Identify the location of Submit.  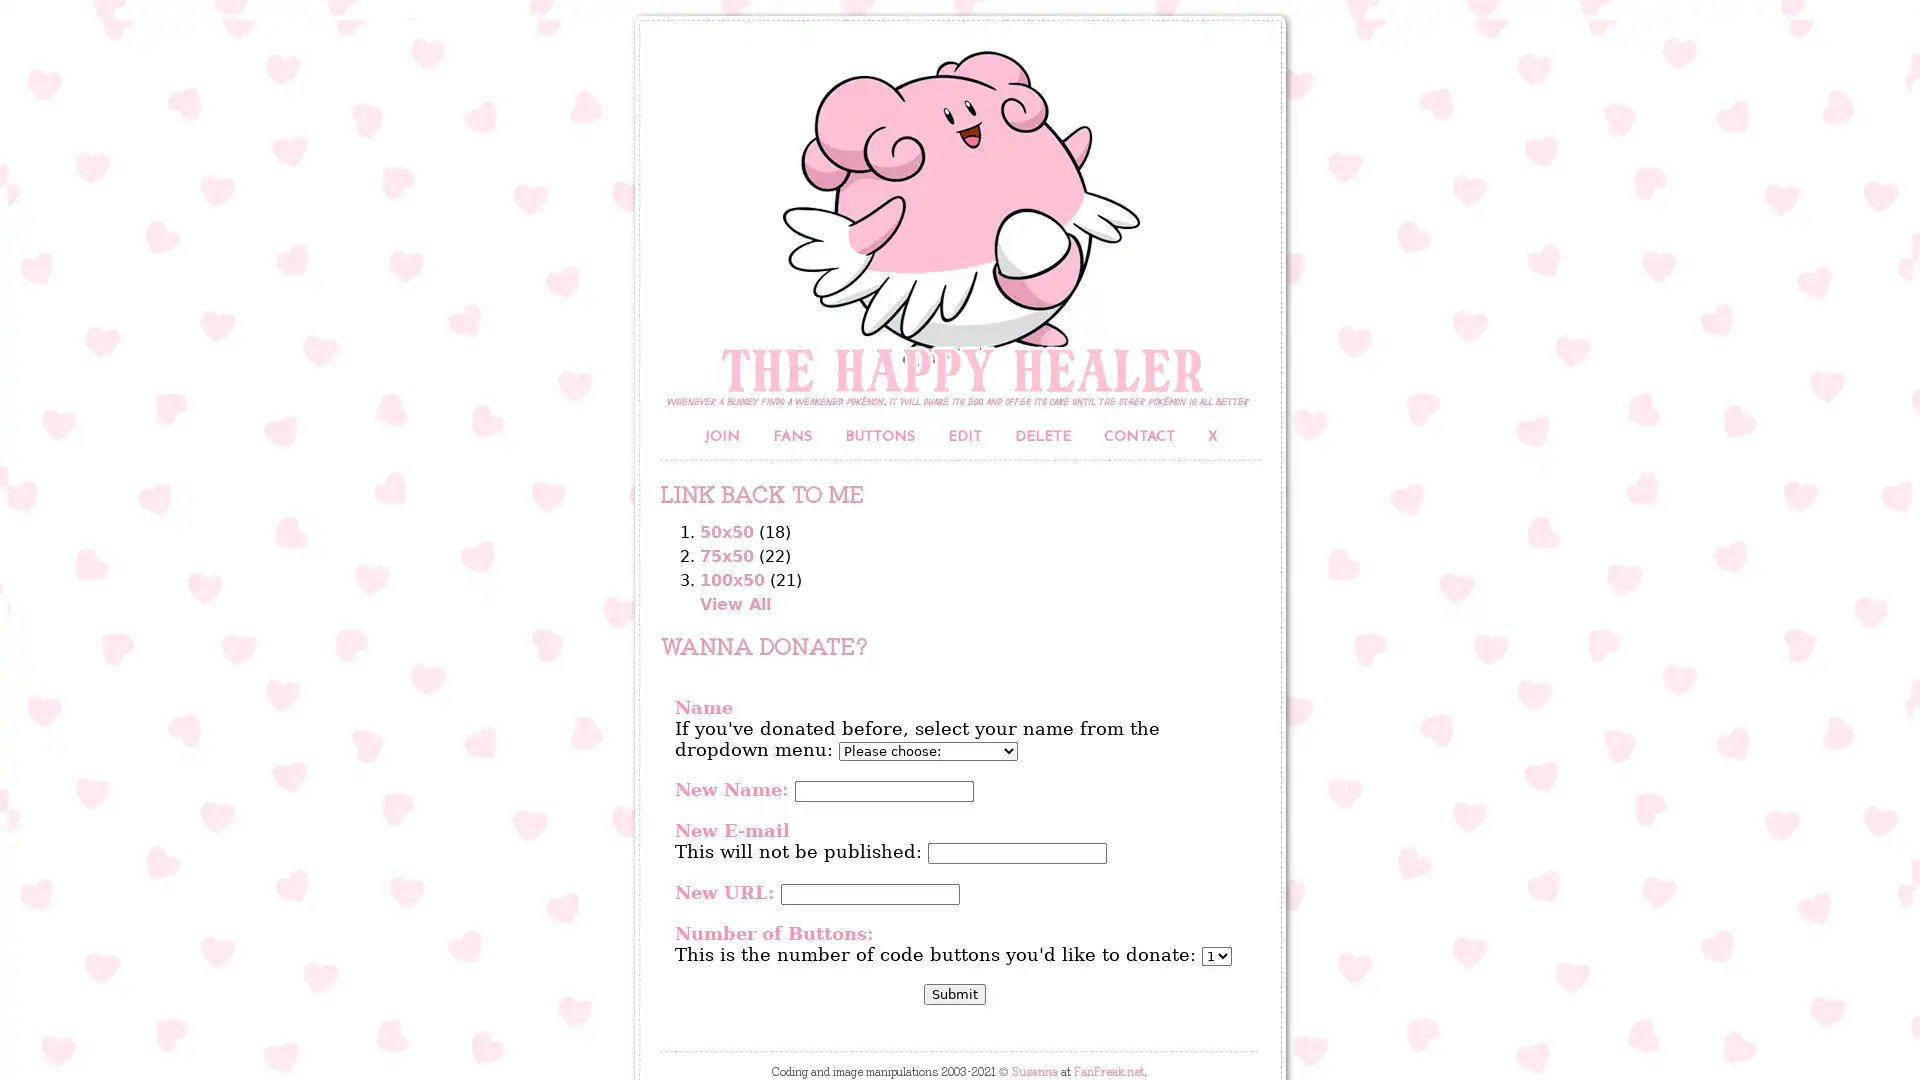
(953, 994).